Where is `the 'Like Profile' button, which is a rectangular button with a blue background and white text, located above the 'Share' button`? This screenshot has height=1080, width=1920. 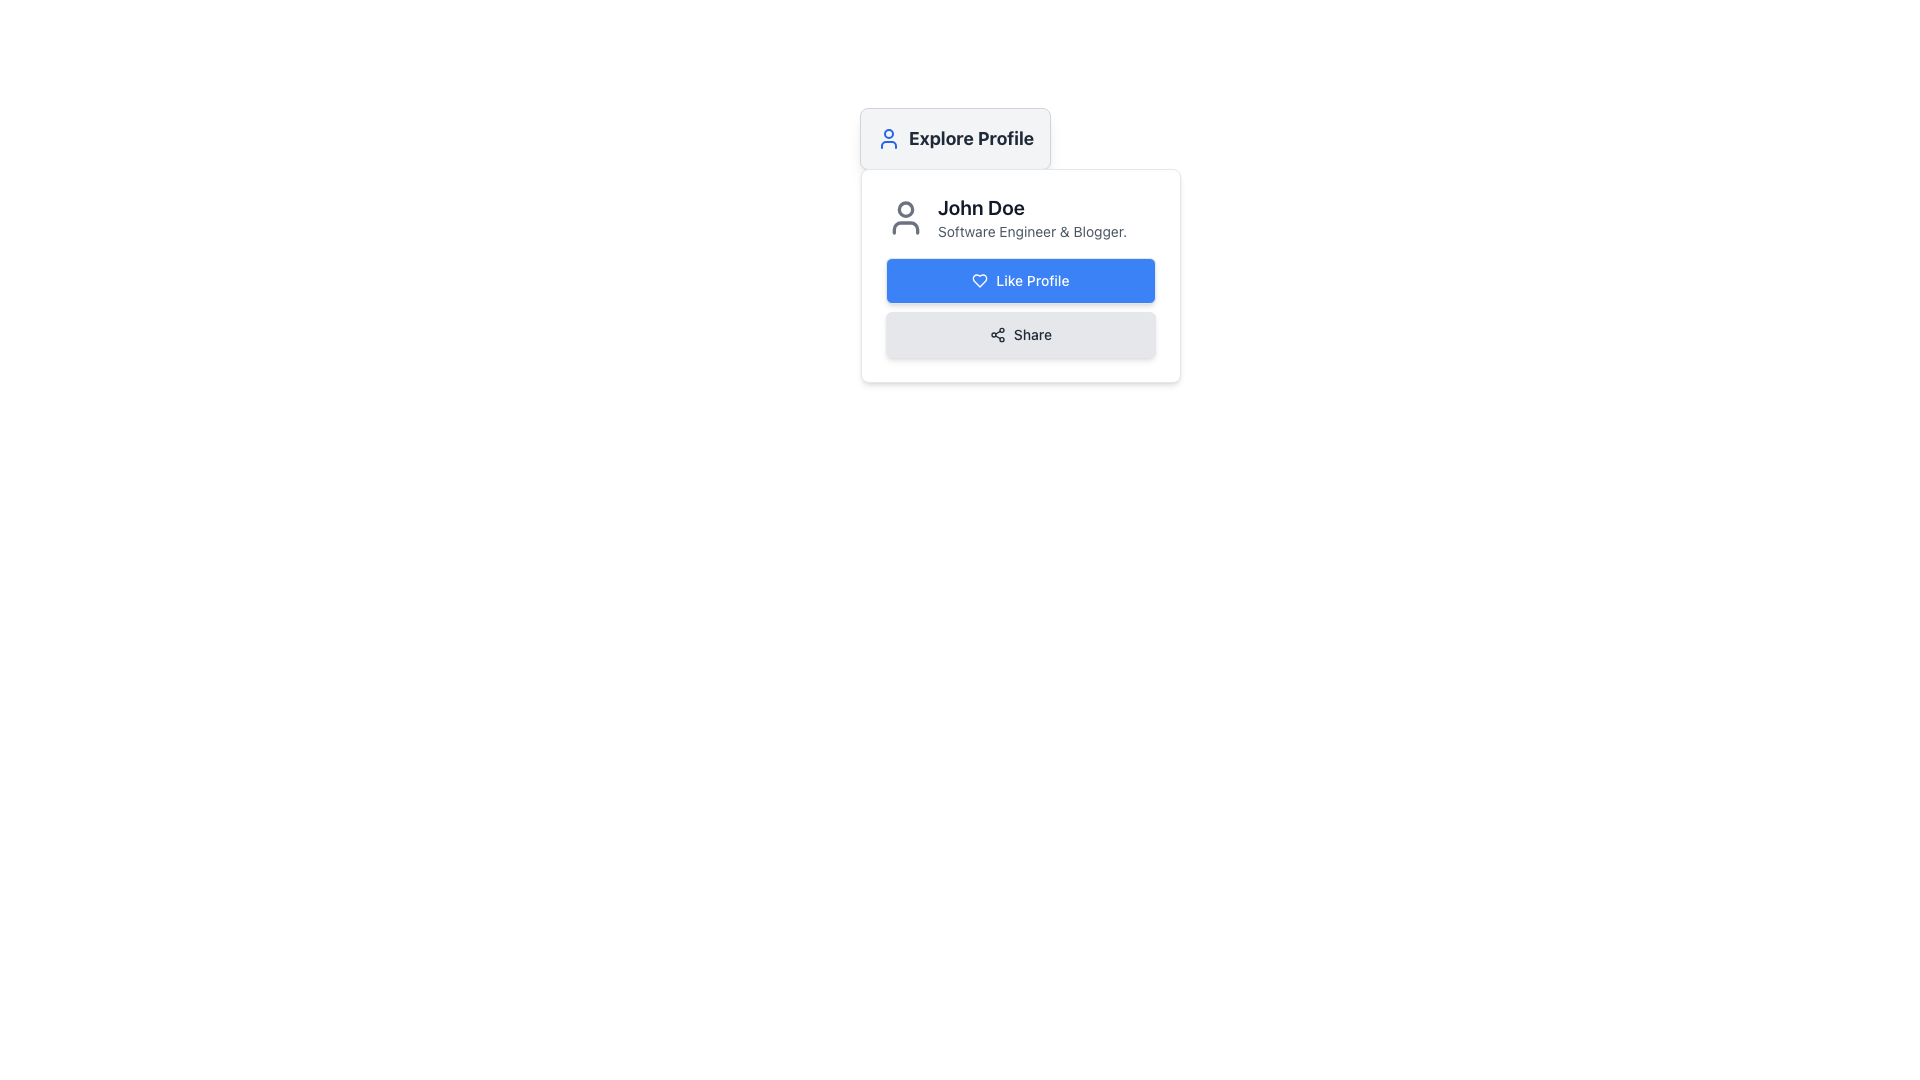
the 'Like Profile' button, which is a rectangular button with a blue background and white text, located above the 'Share' button is located at coordinates (1020, 281).